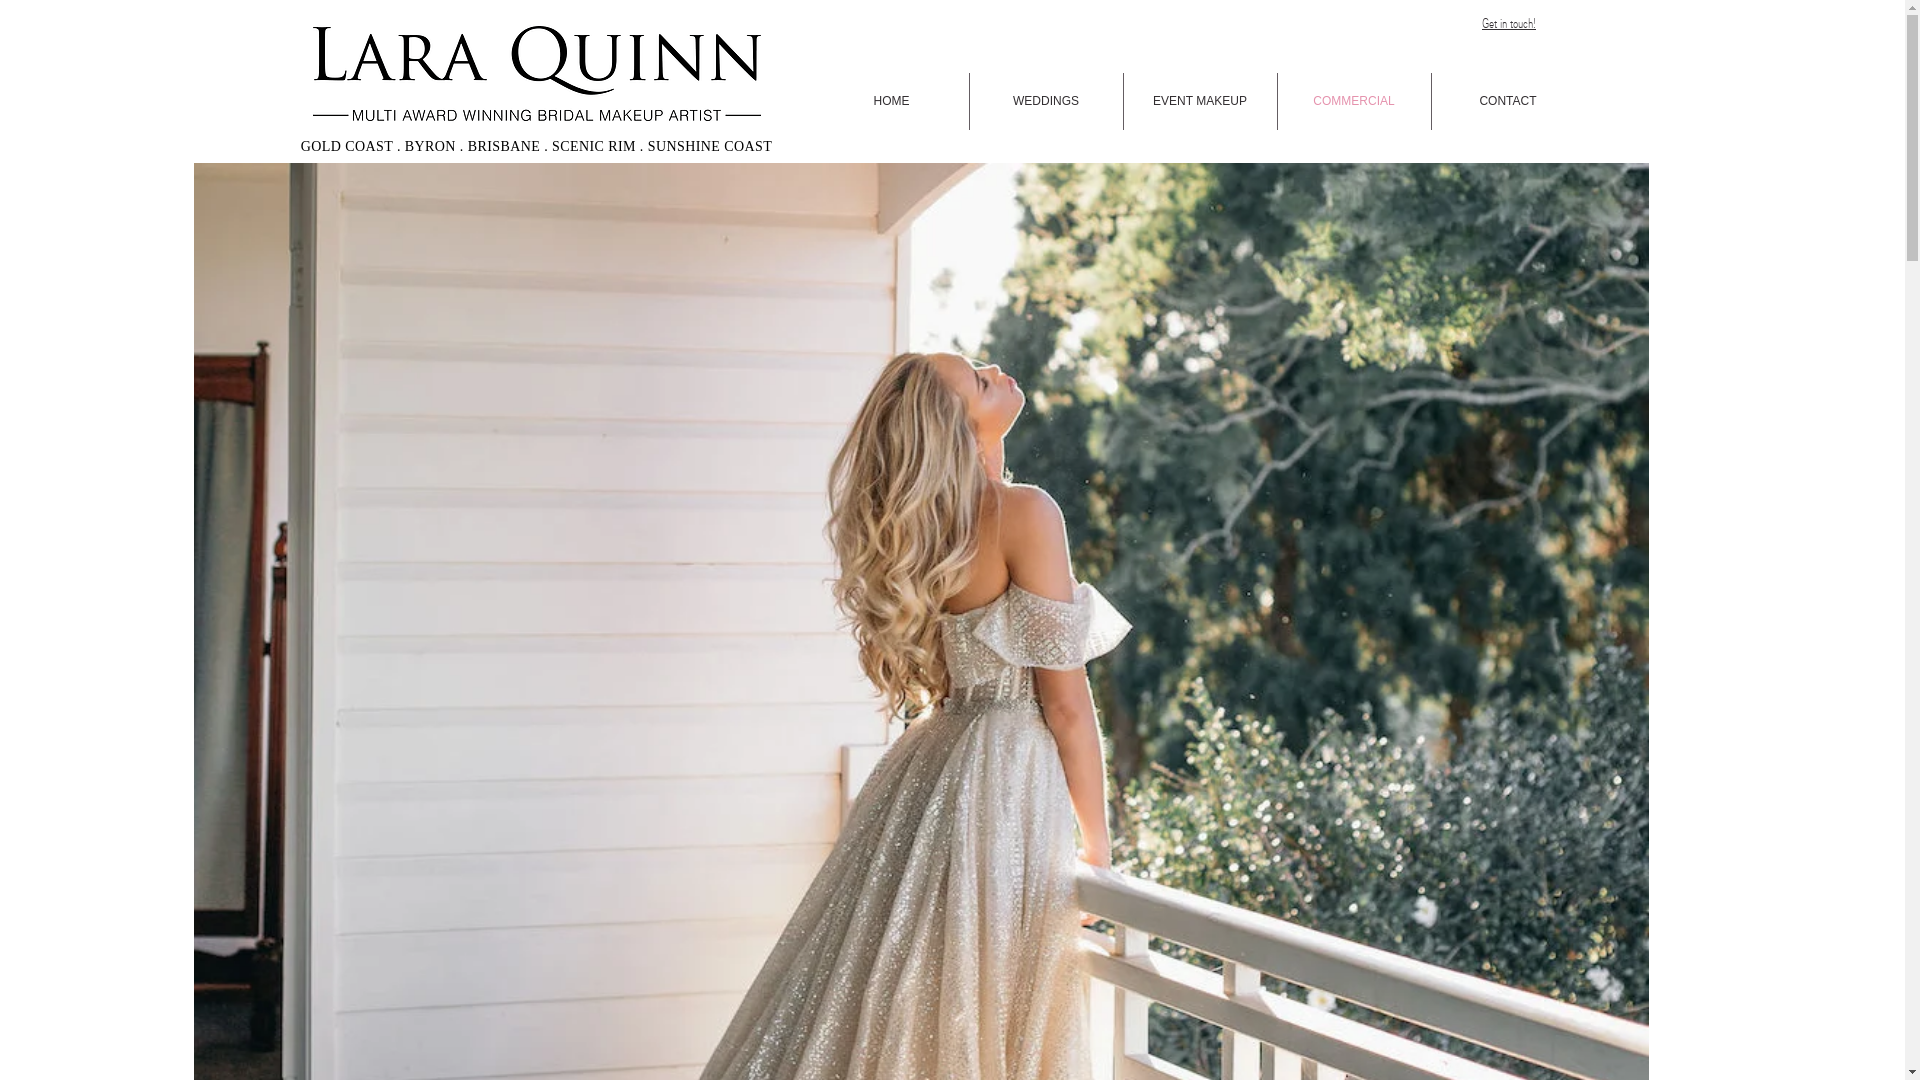 The height and width of the screenshot is (1080, 1920). What do you see at coordinates (1508, 101) in the screenshot?
I see `'CONTACT'` at bounding box center [1508, 101].